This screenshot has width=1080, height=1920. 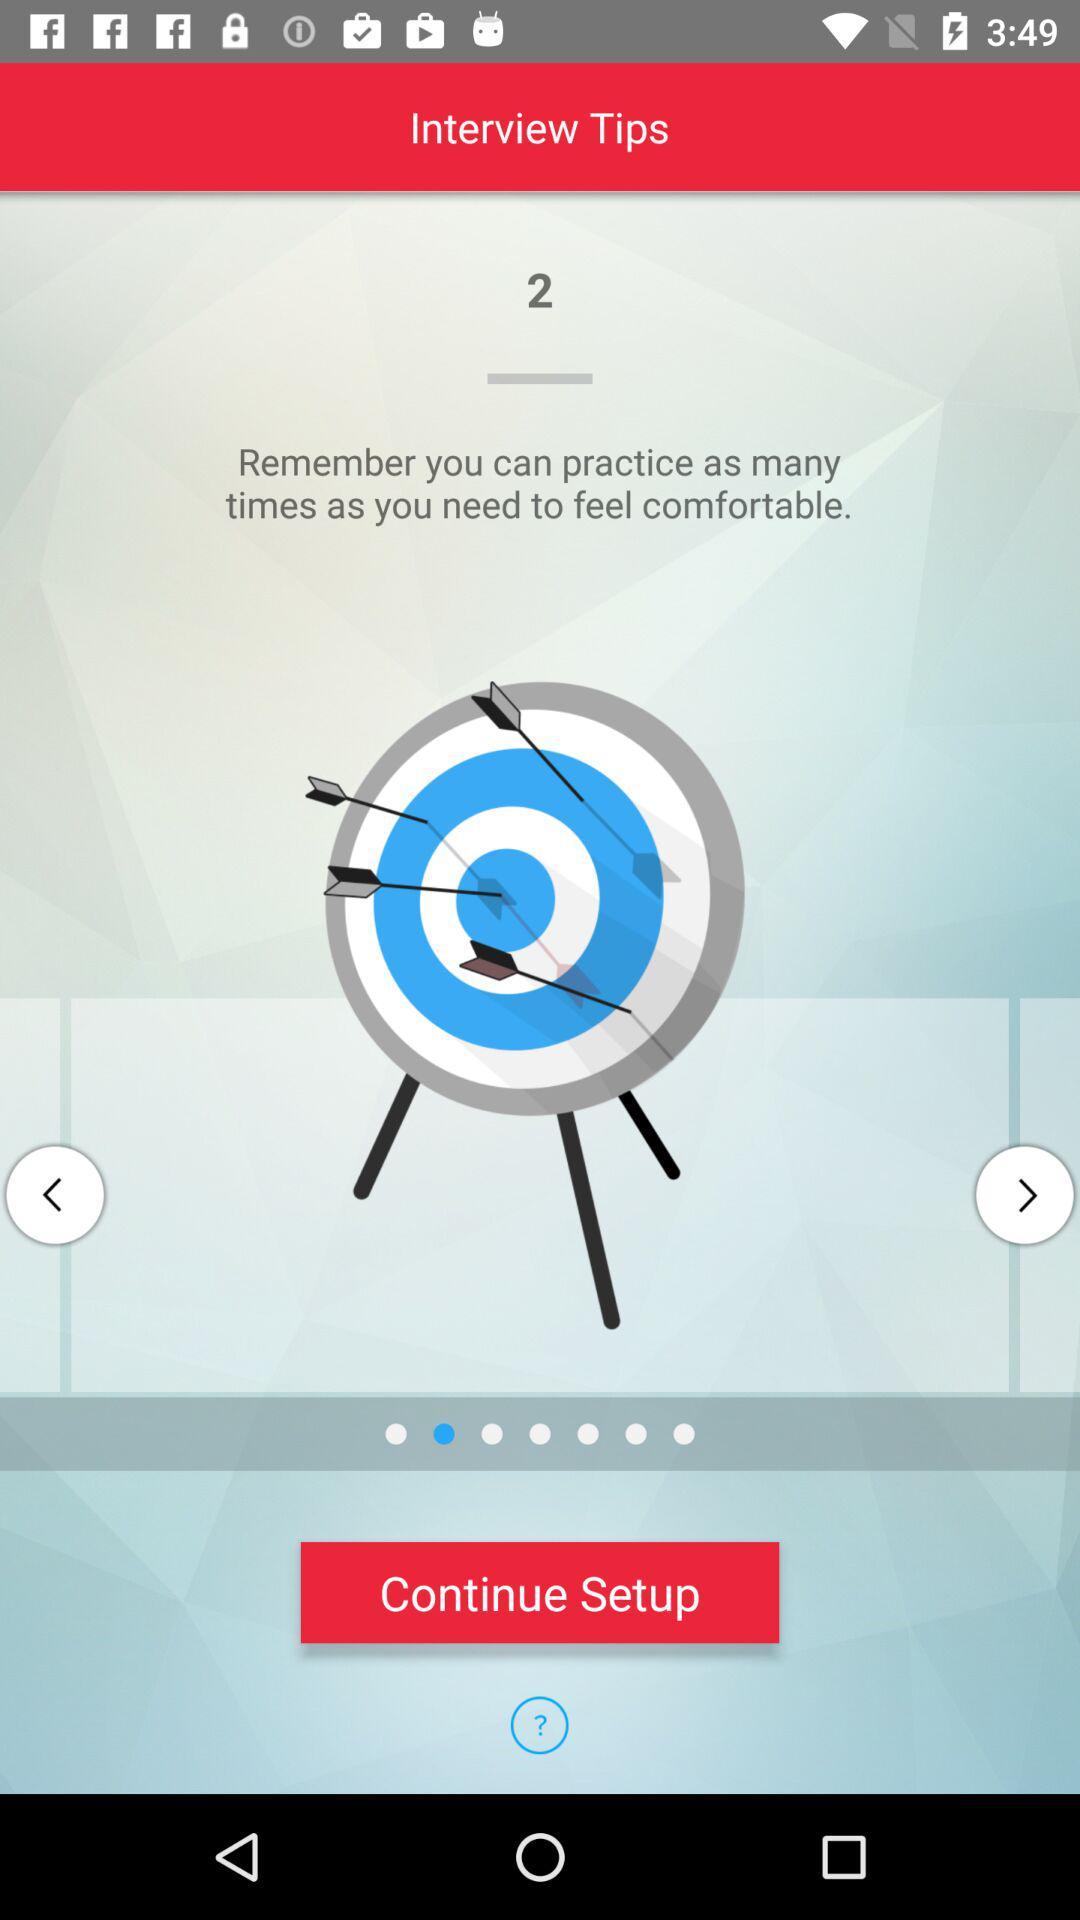 I want to click on the arrow_backward icon, so click(x=54, y=1195).